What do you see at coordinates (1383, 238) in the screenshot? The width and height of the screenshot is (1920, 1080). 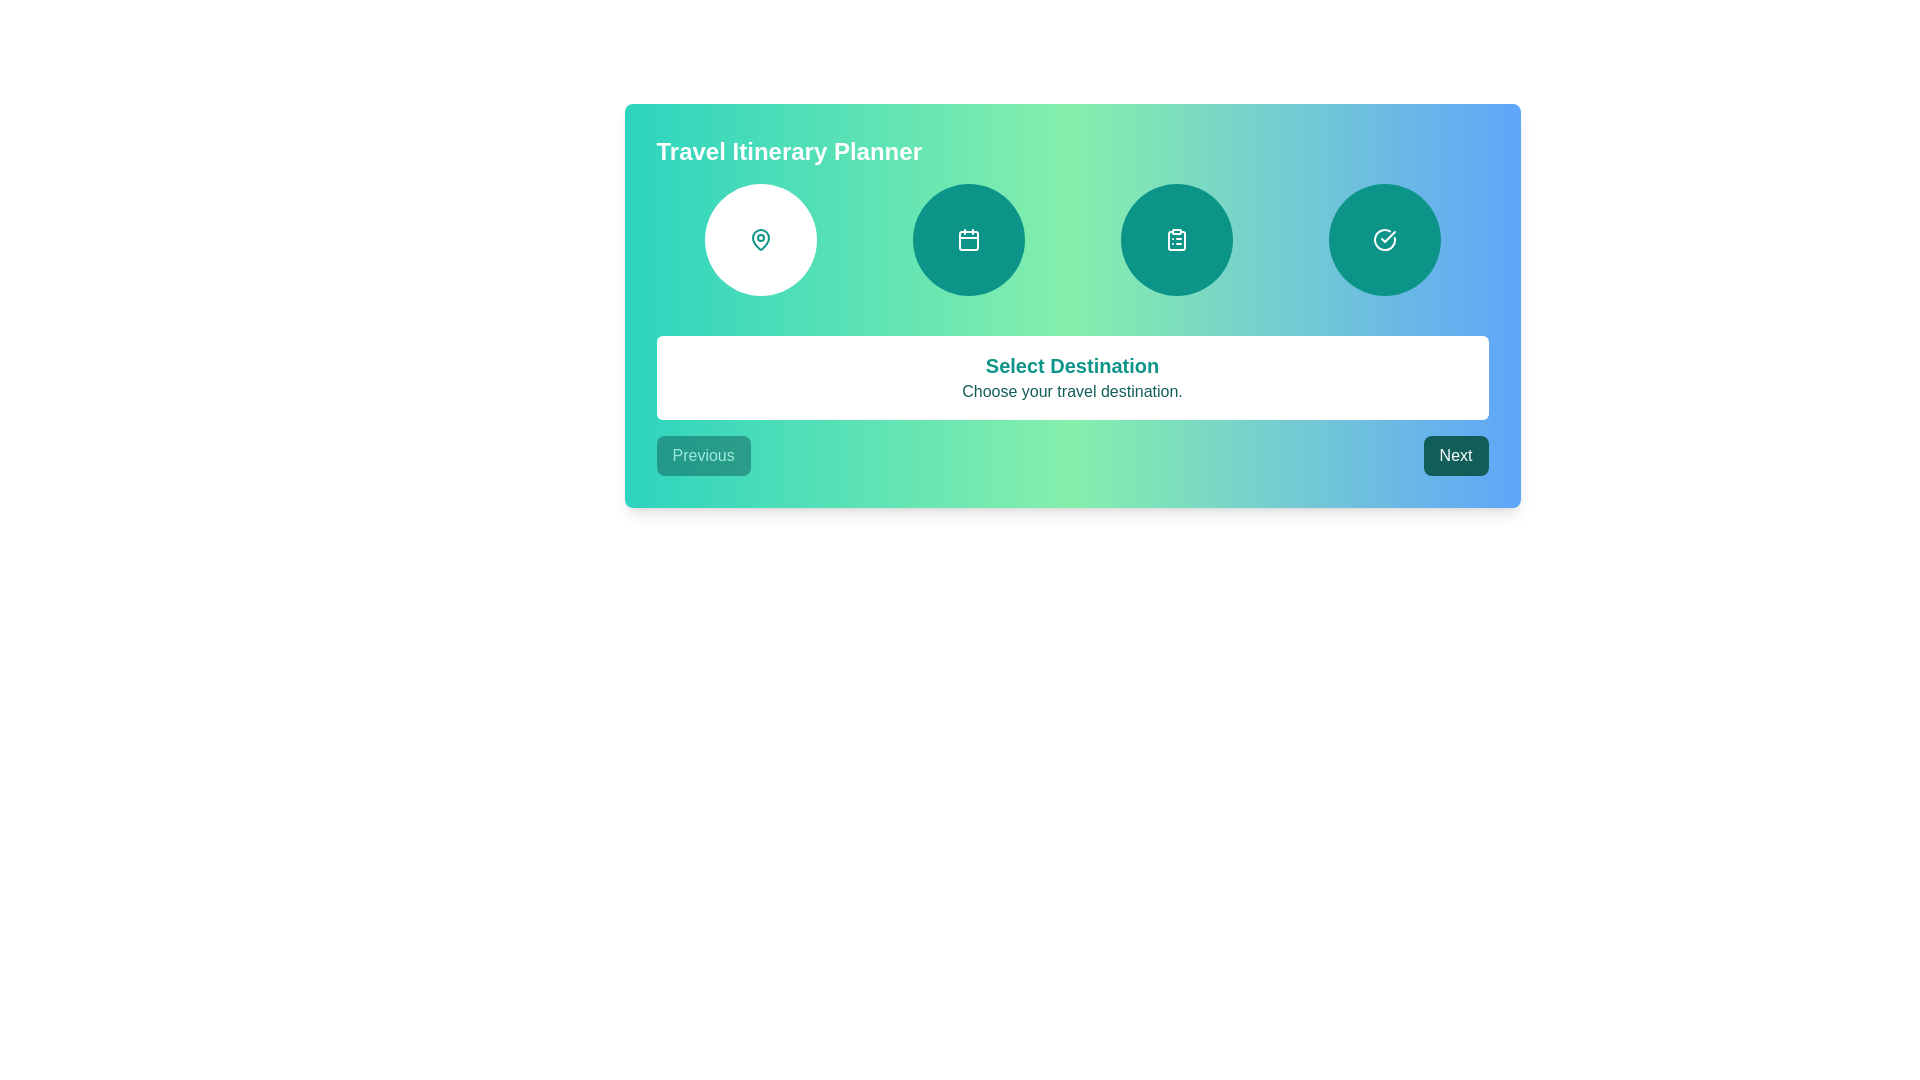 I see `the fourth button in a horizontal row, which indicates a selected or completed state with a check mark icon` at bounding box center [1383, 238].